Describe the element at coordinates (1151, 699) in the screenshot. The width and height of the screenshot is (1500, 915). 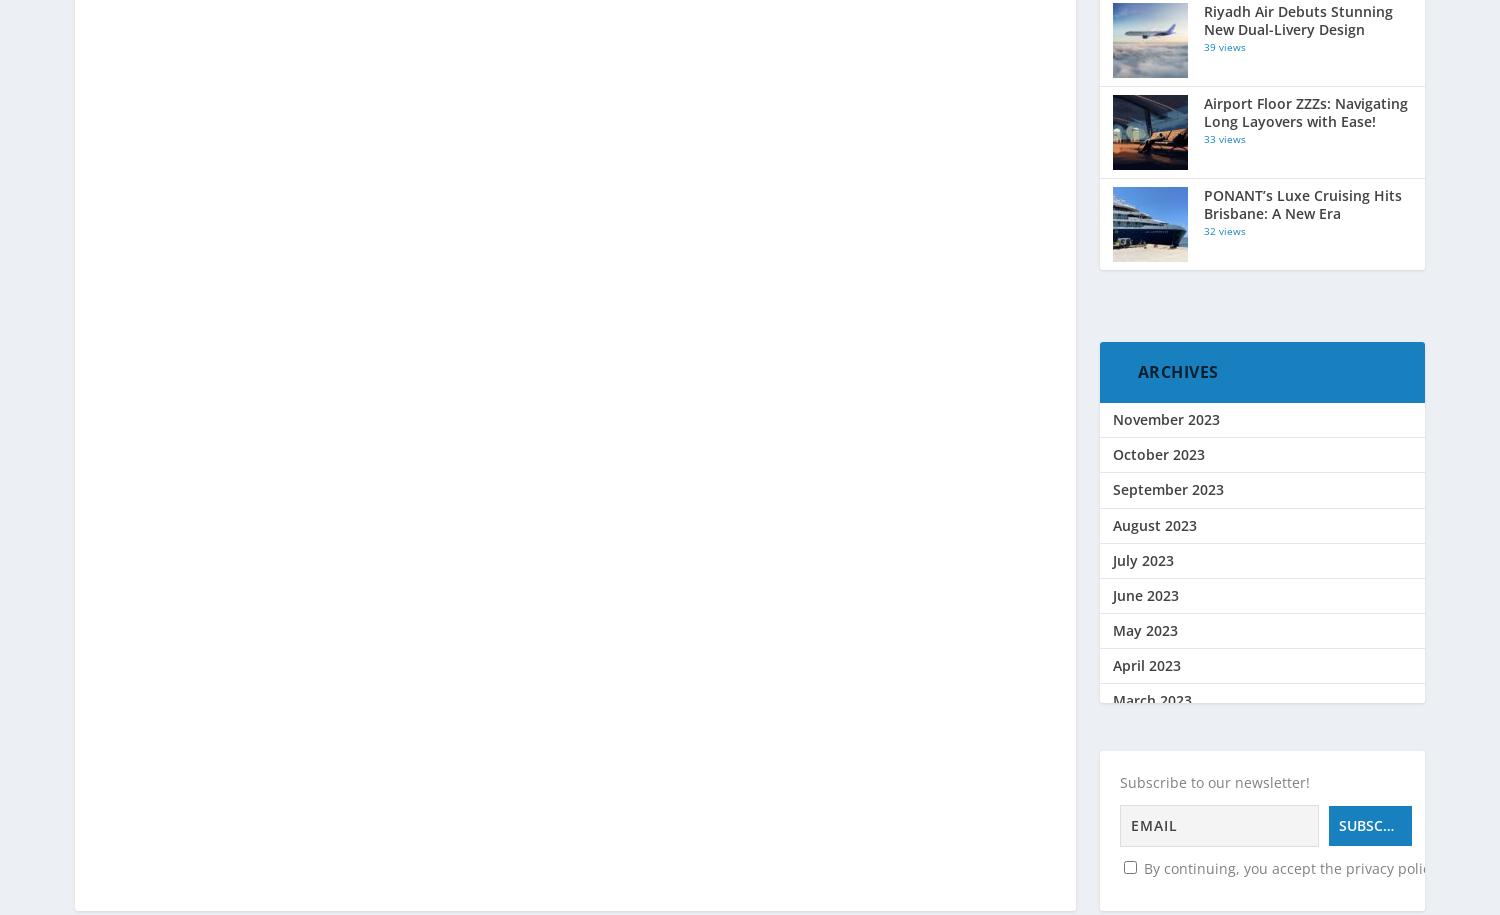
I see `'March 2023'` at that location.